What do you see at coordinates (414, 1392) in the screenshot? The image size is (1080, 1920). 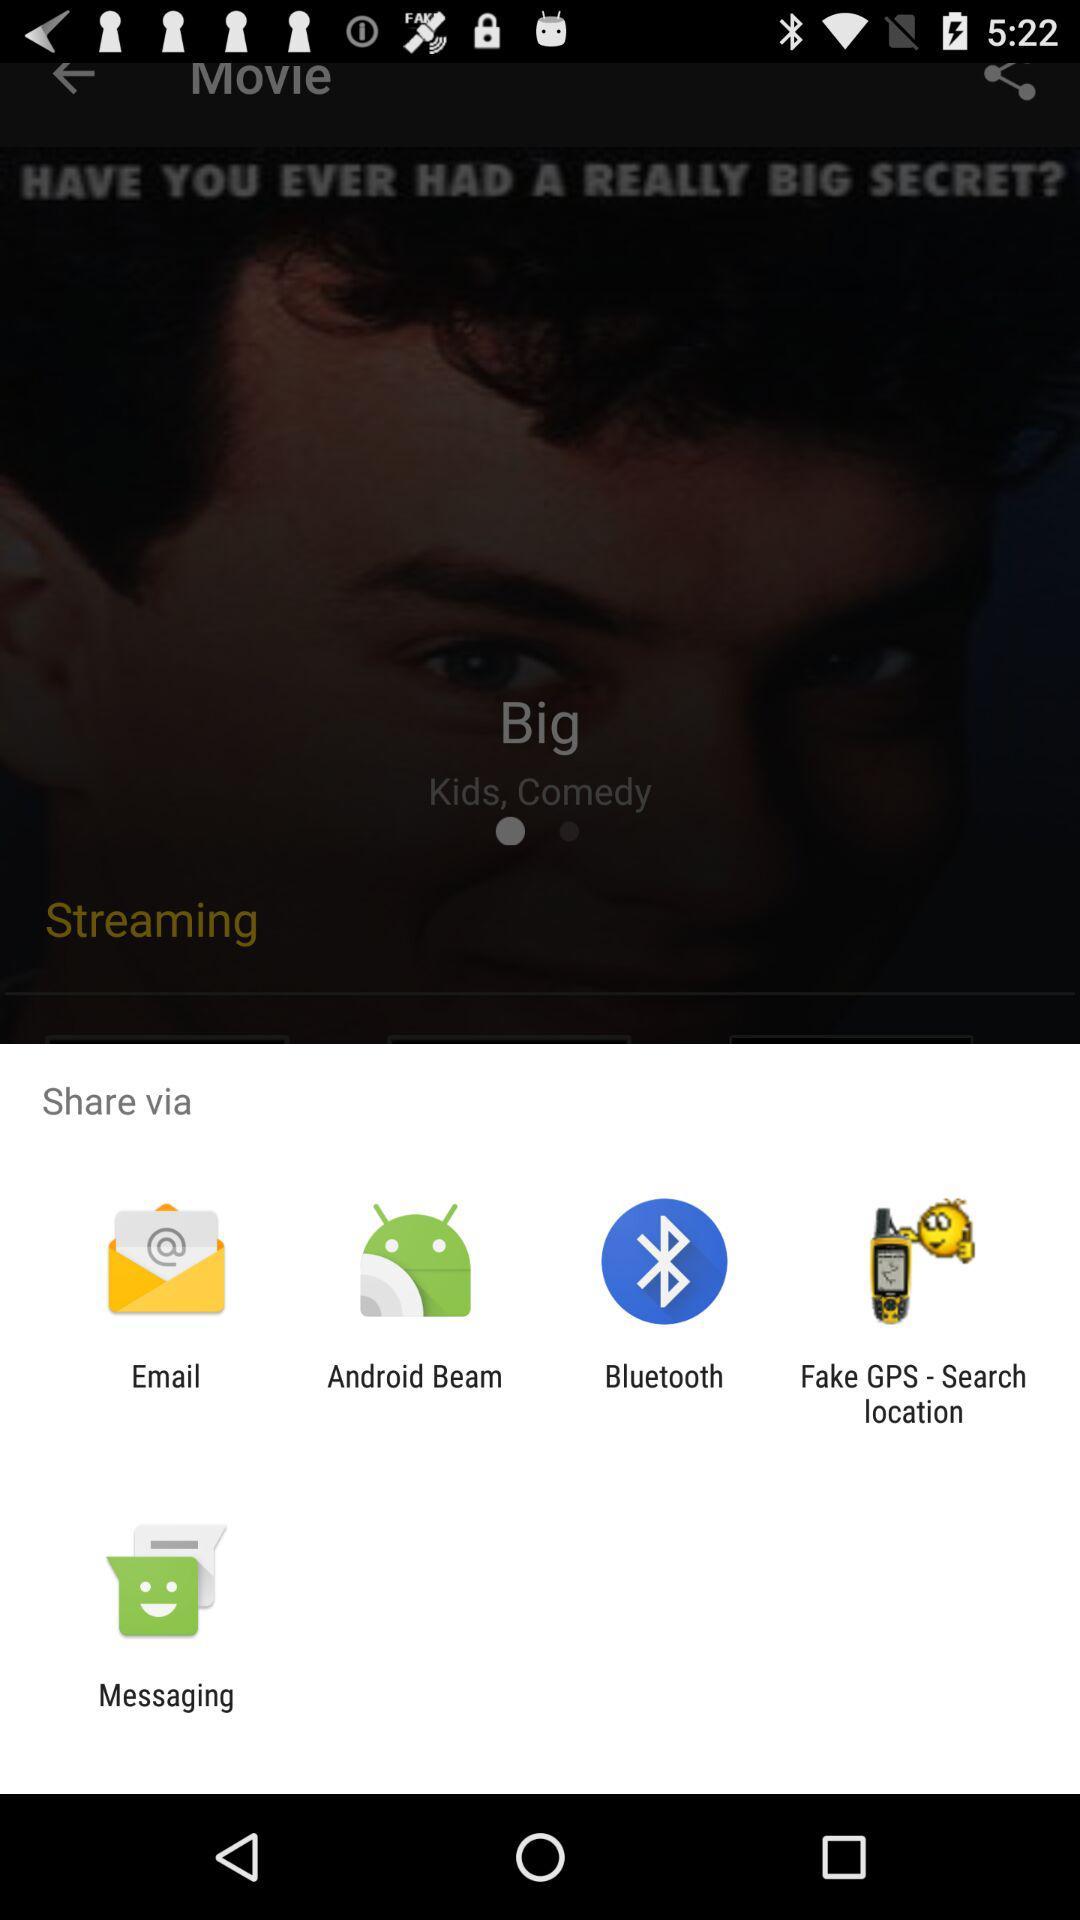 I see `the app to the right of the email icon` at bounding box center [414, 1392].